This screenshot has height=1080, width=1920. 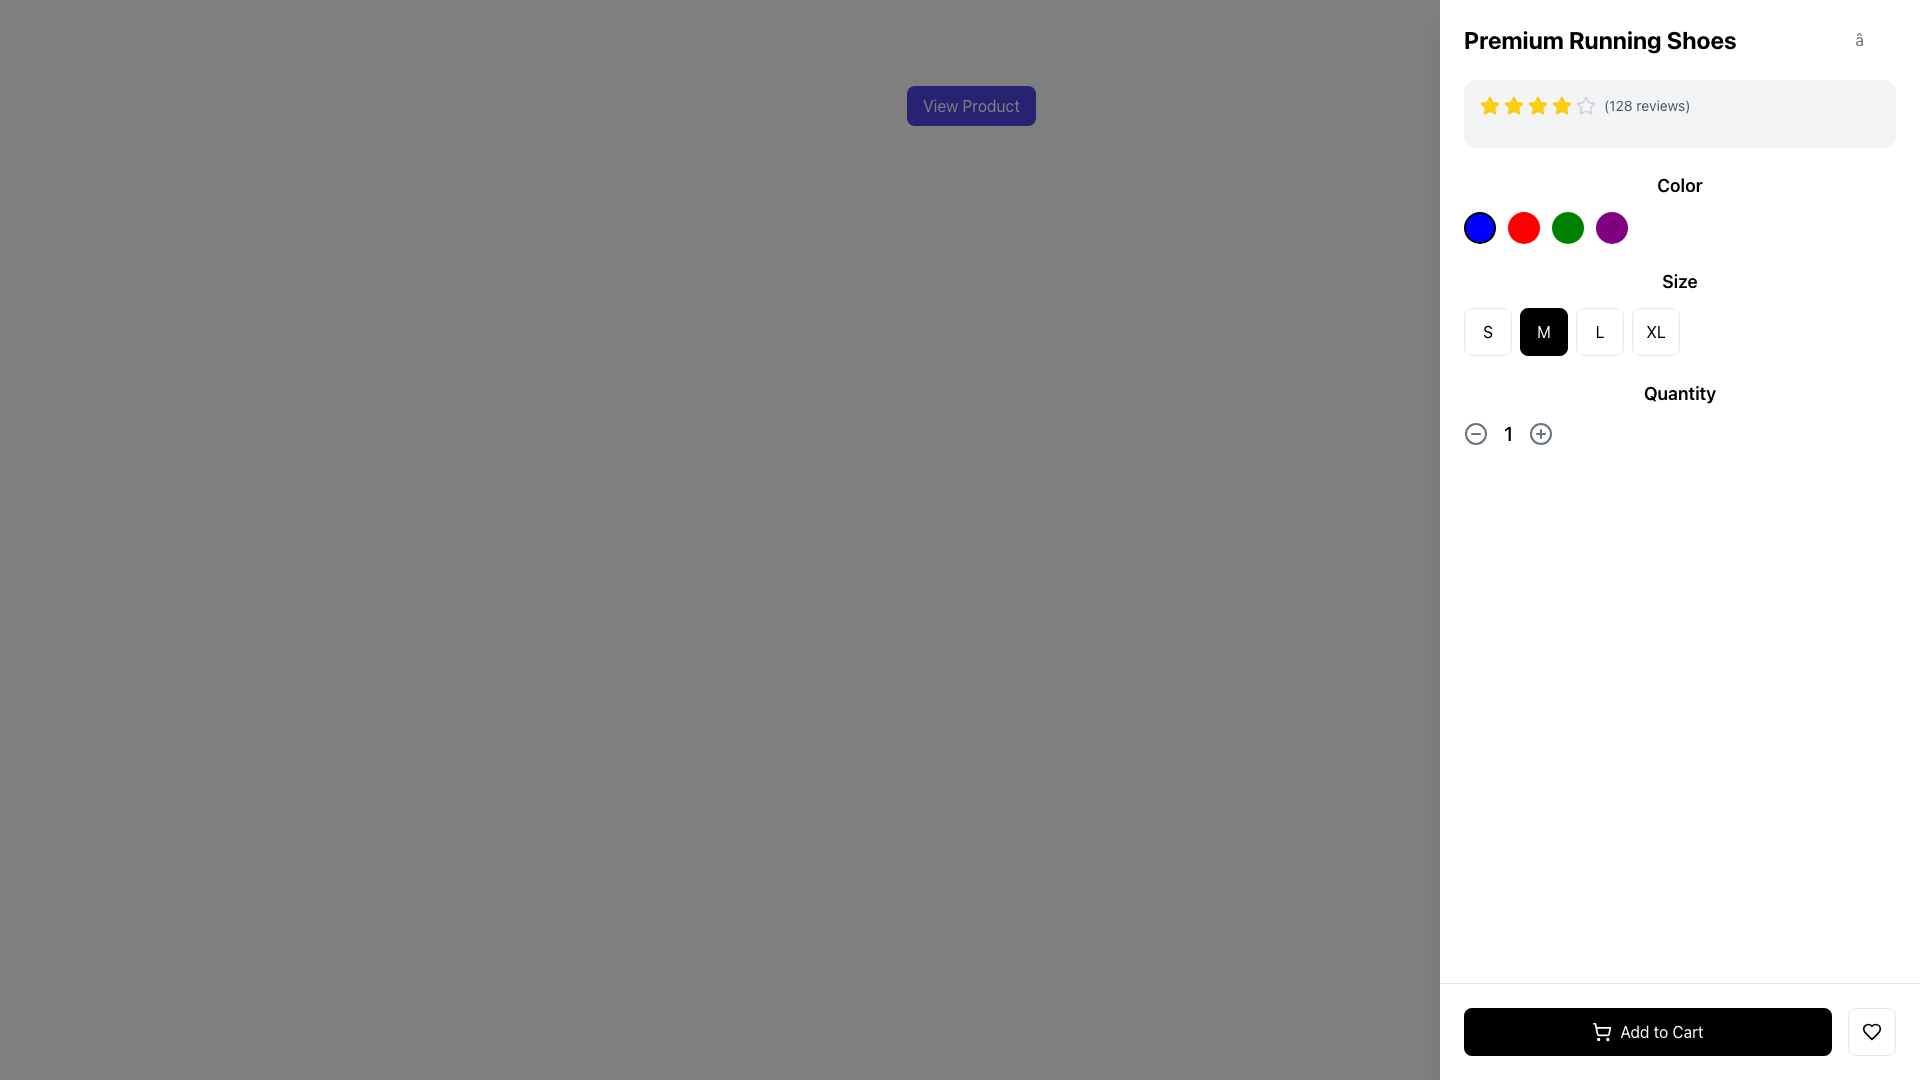 What do you see at coordinates (1513, 105) in the screenshot?
I see `the second star icon in the rating system, which is visually represented in yellow, indicating it is selected and is positioned between the first and third stars` at bounding box center [1513, 105].